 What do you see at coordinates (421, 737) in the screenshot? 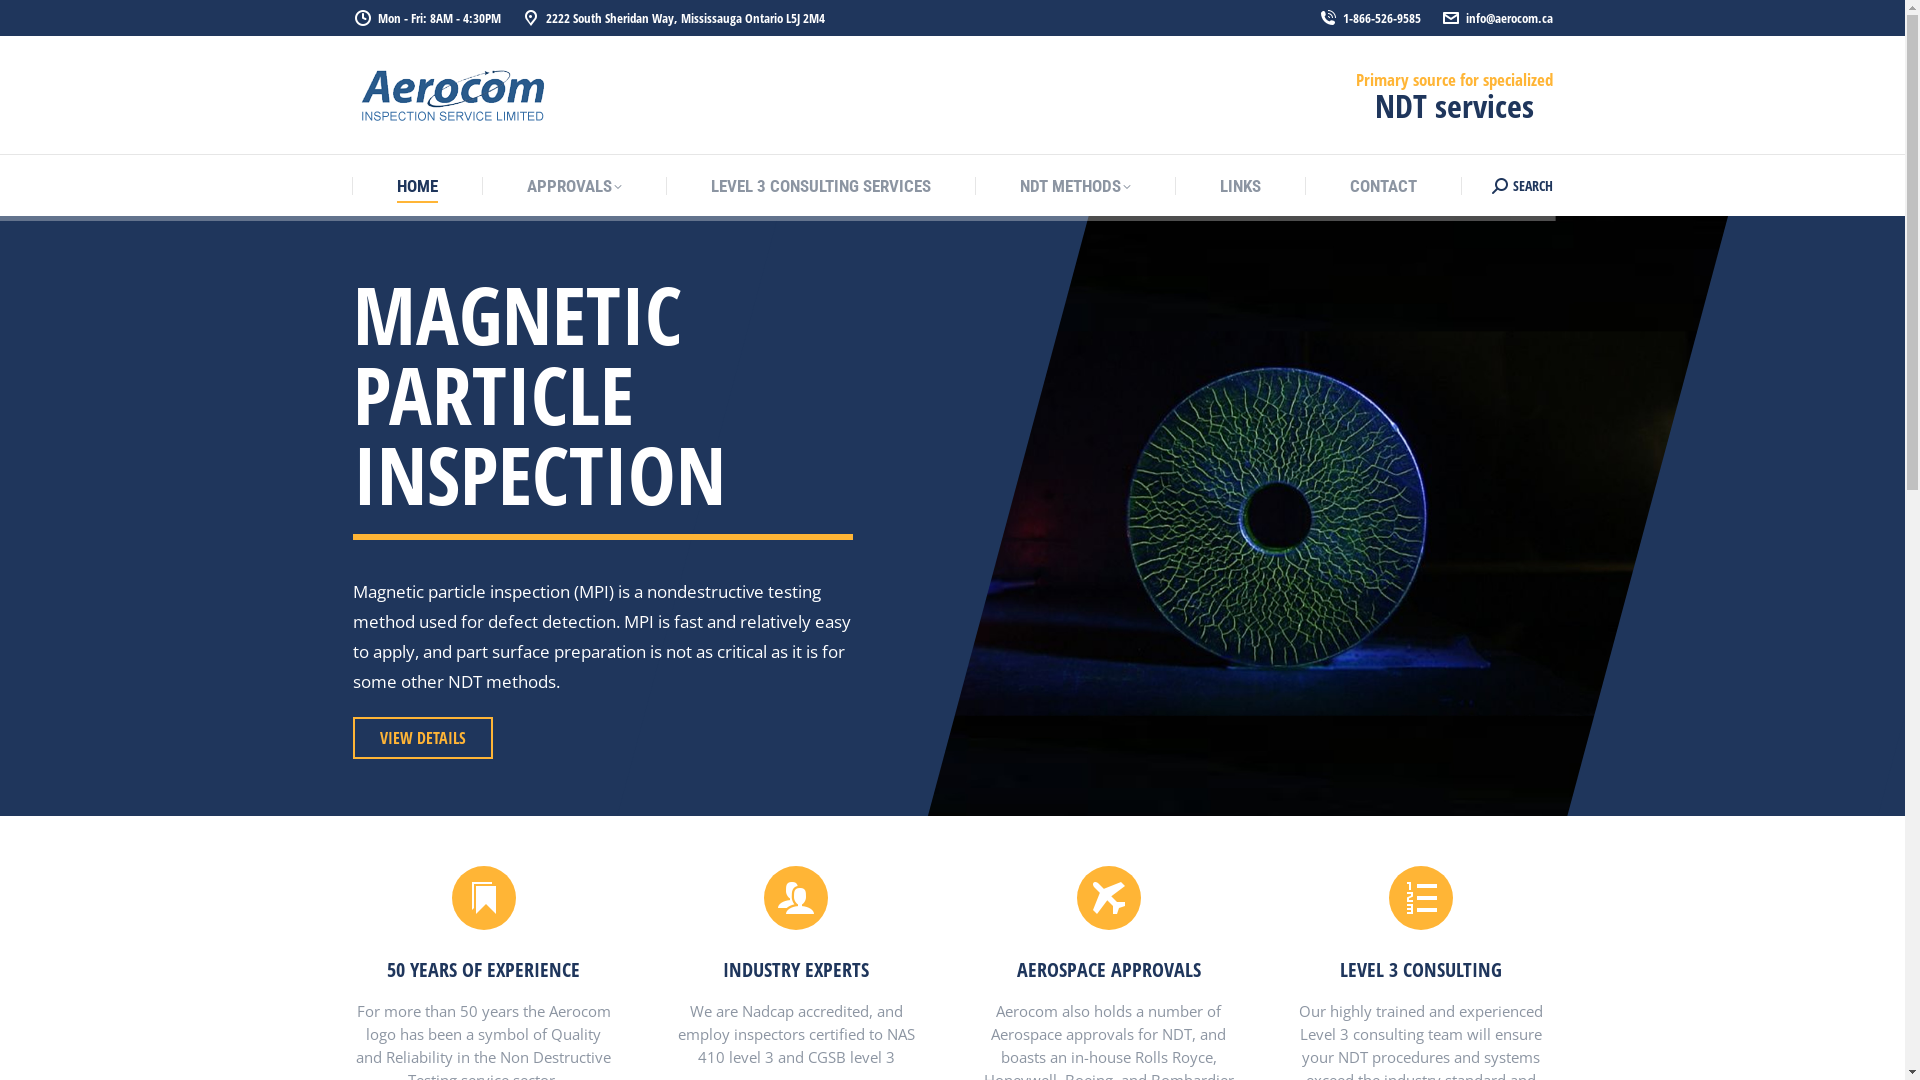
I see `'VIEW DETAILS'` at bounding box center [421, 737].